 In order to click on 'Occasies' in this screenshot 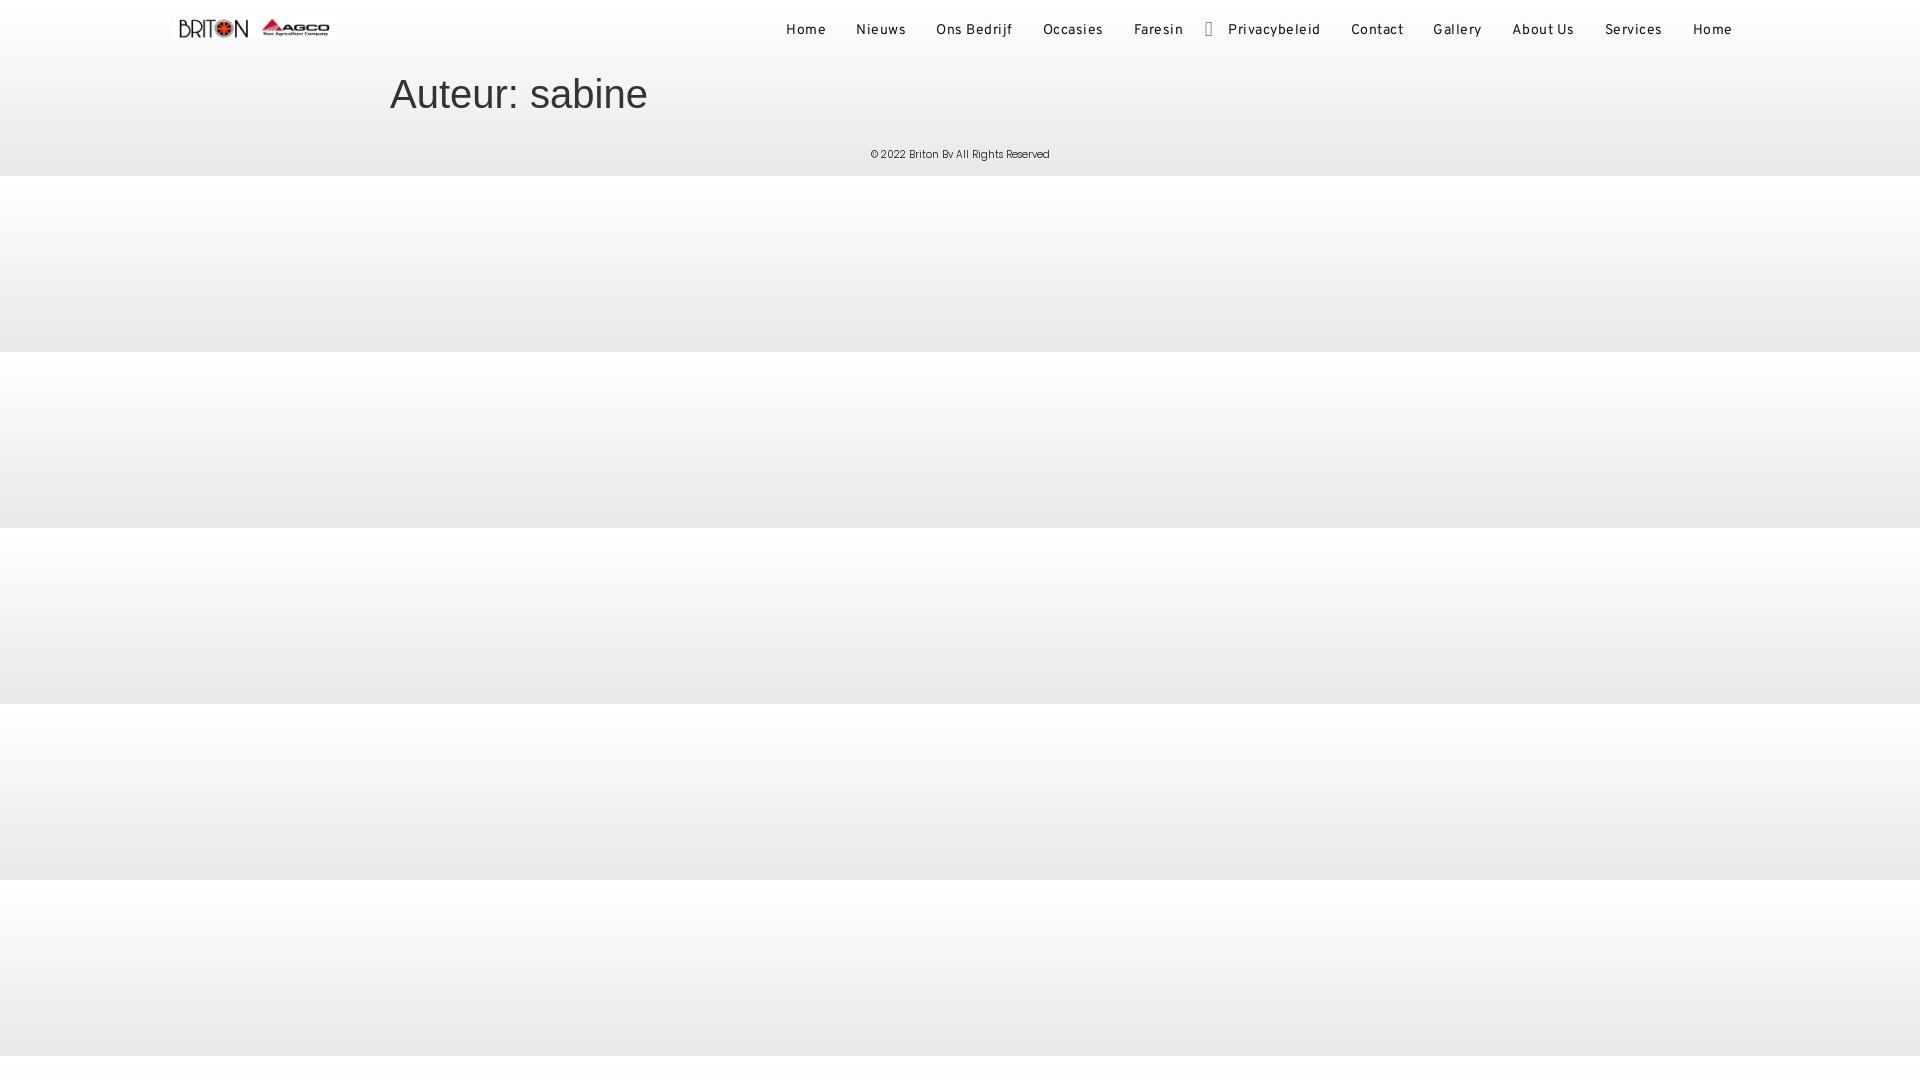, I will do `click(1027, 30)`.